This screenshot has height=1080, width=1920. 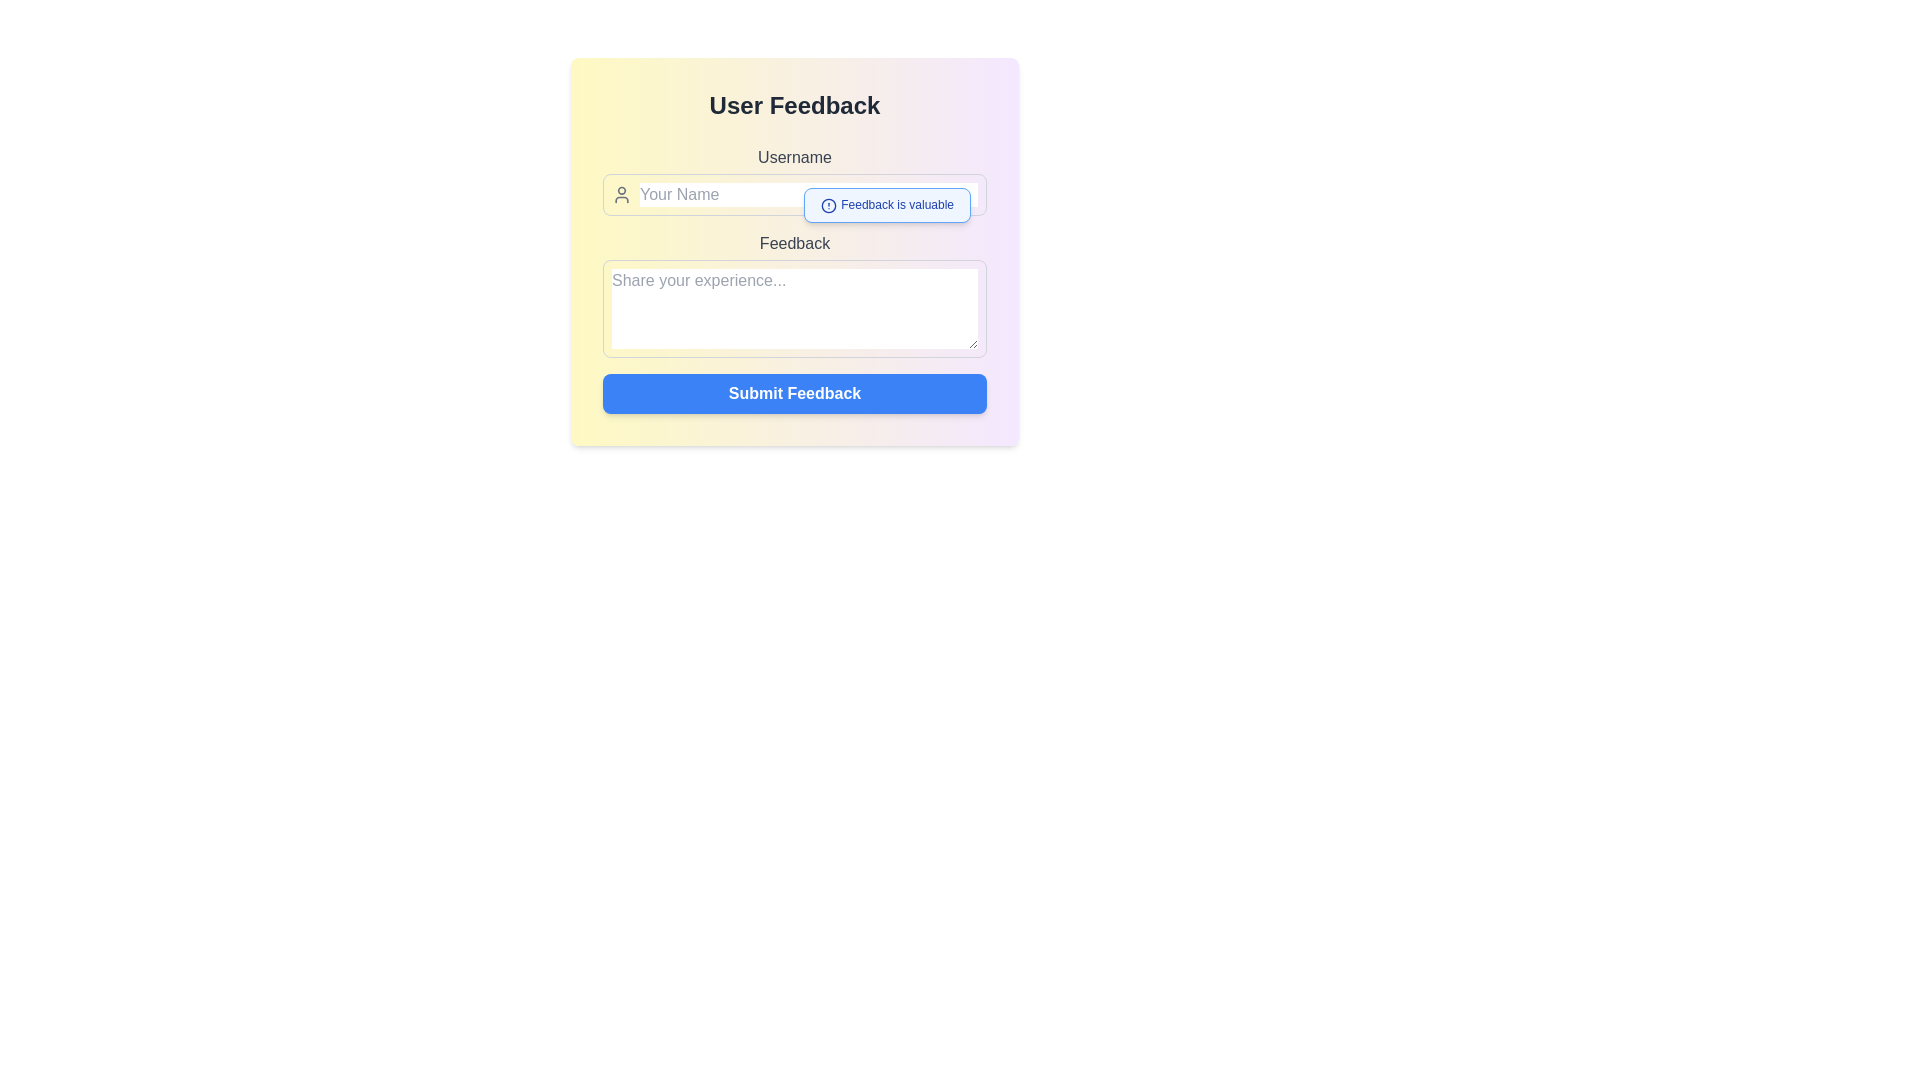 What do you see at coordinates (621, 195) in the screenshot?
I see `the small user profile icon with a gray outline and white interior, located to the left of the 'Your Name' text input field` at bounding box center [621, 195].